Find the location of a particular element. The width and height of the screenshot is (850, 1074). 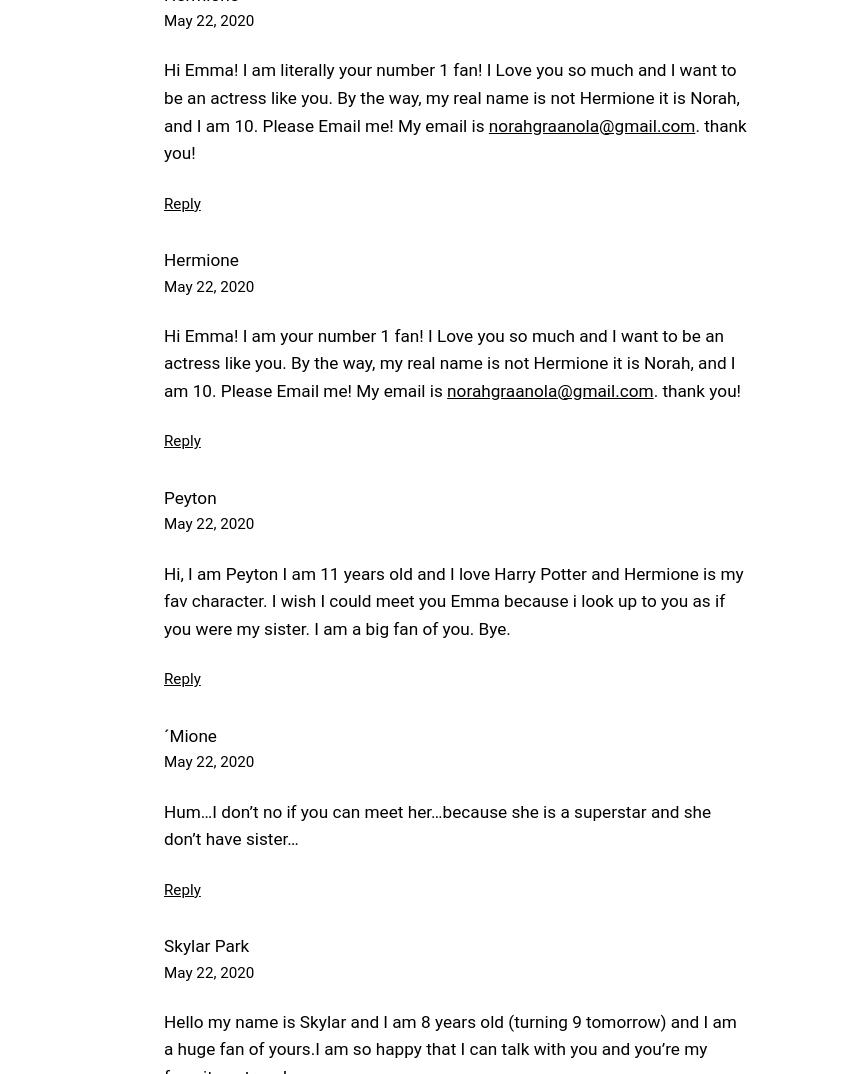

'Hi Emma! I am your number 1 fan! I Love you so much and I want to be an actress like you. By the way, my real name is not Hermione it is Norah, and I am 10. Please Email me! My email is' is located at coordinates (448, 361).